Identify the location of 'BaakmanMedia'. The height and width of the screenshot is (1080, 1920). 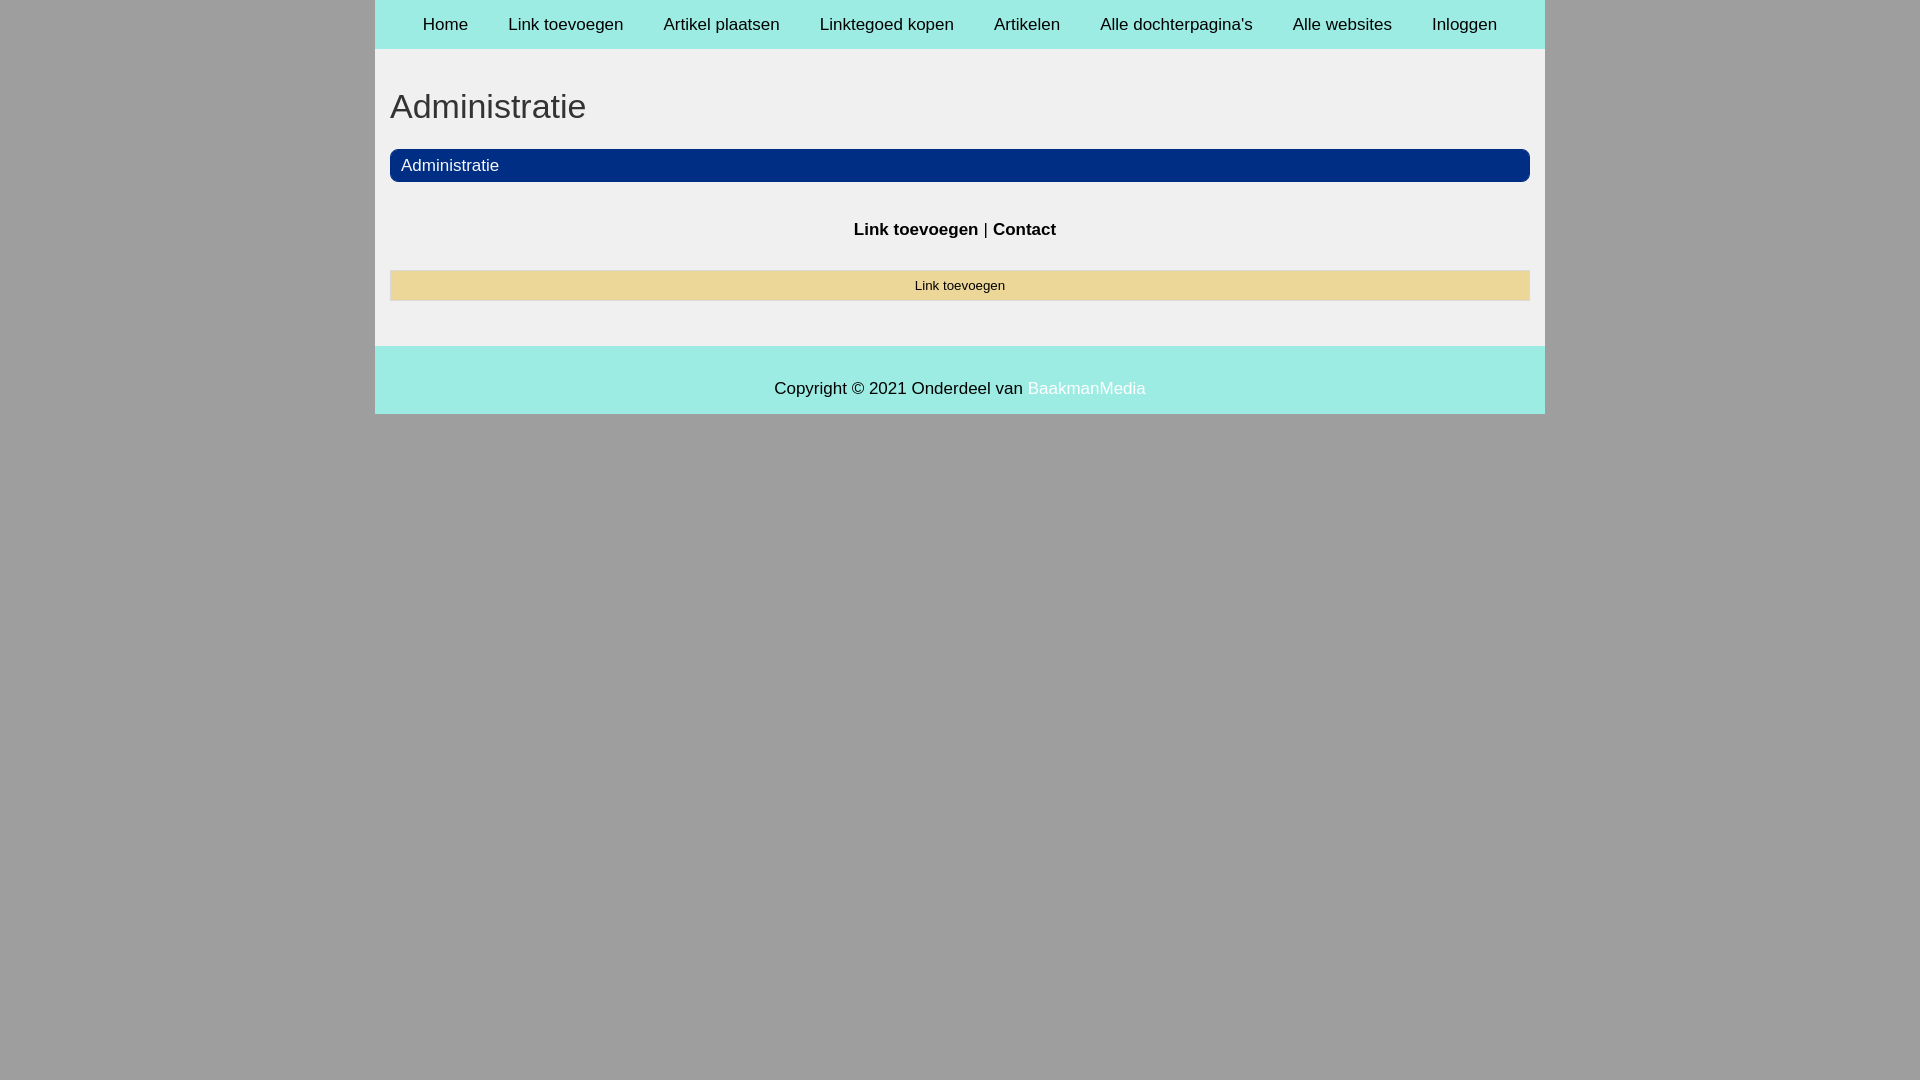
(1085, 388).